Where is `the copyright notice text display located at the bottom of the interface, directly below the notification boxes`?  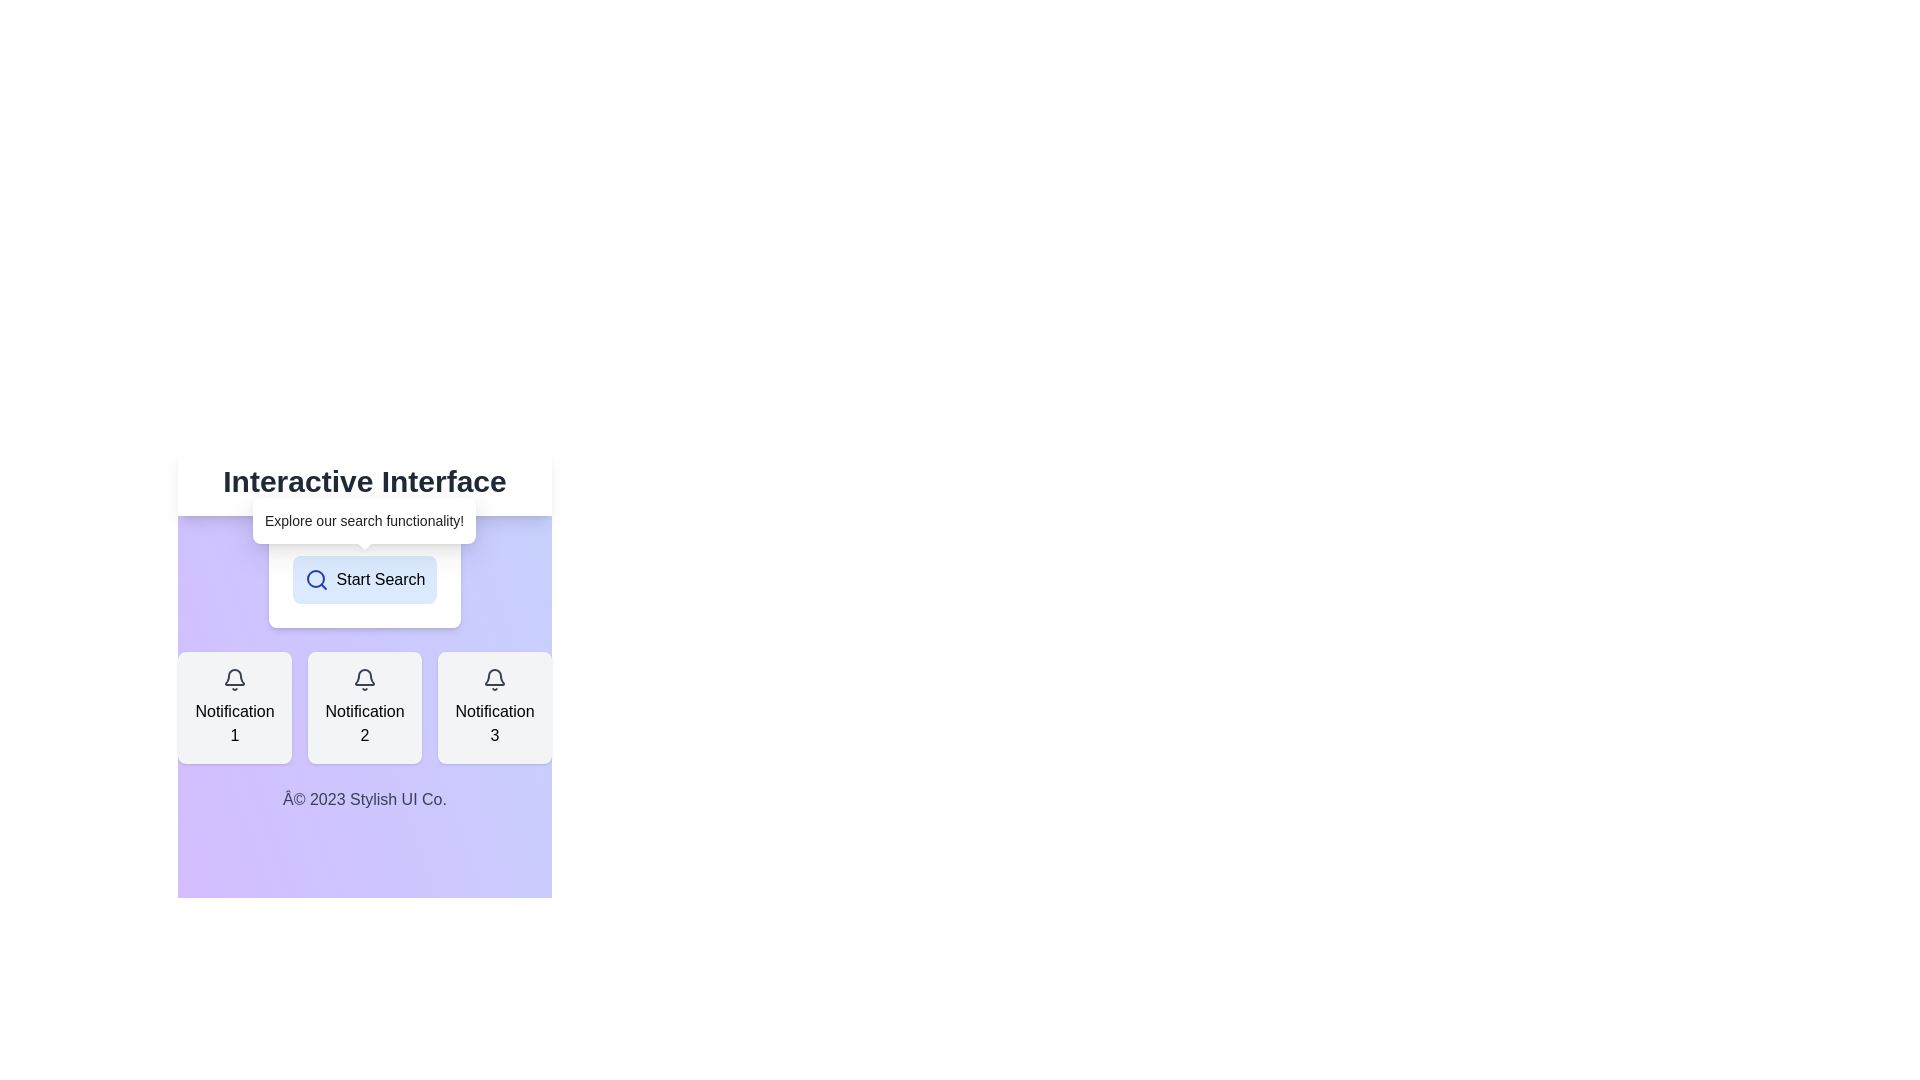 the copyright notice text display located at the bottom of the interface, directly below the notification boxes is located at coordinates (364, 798).